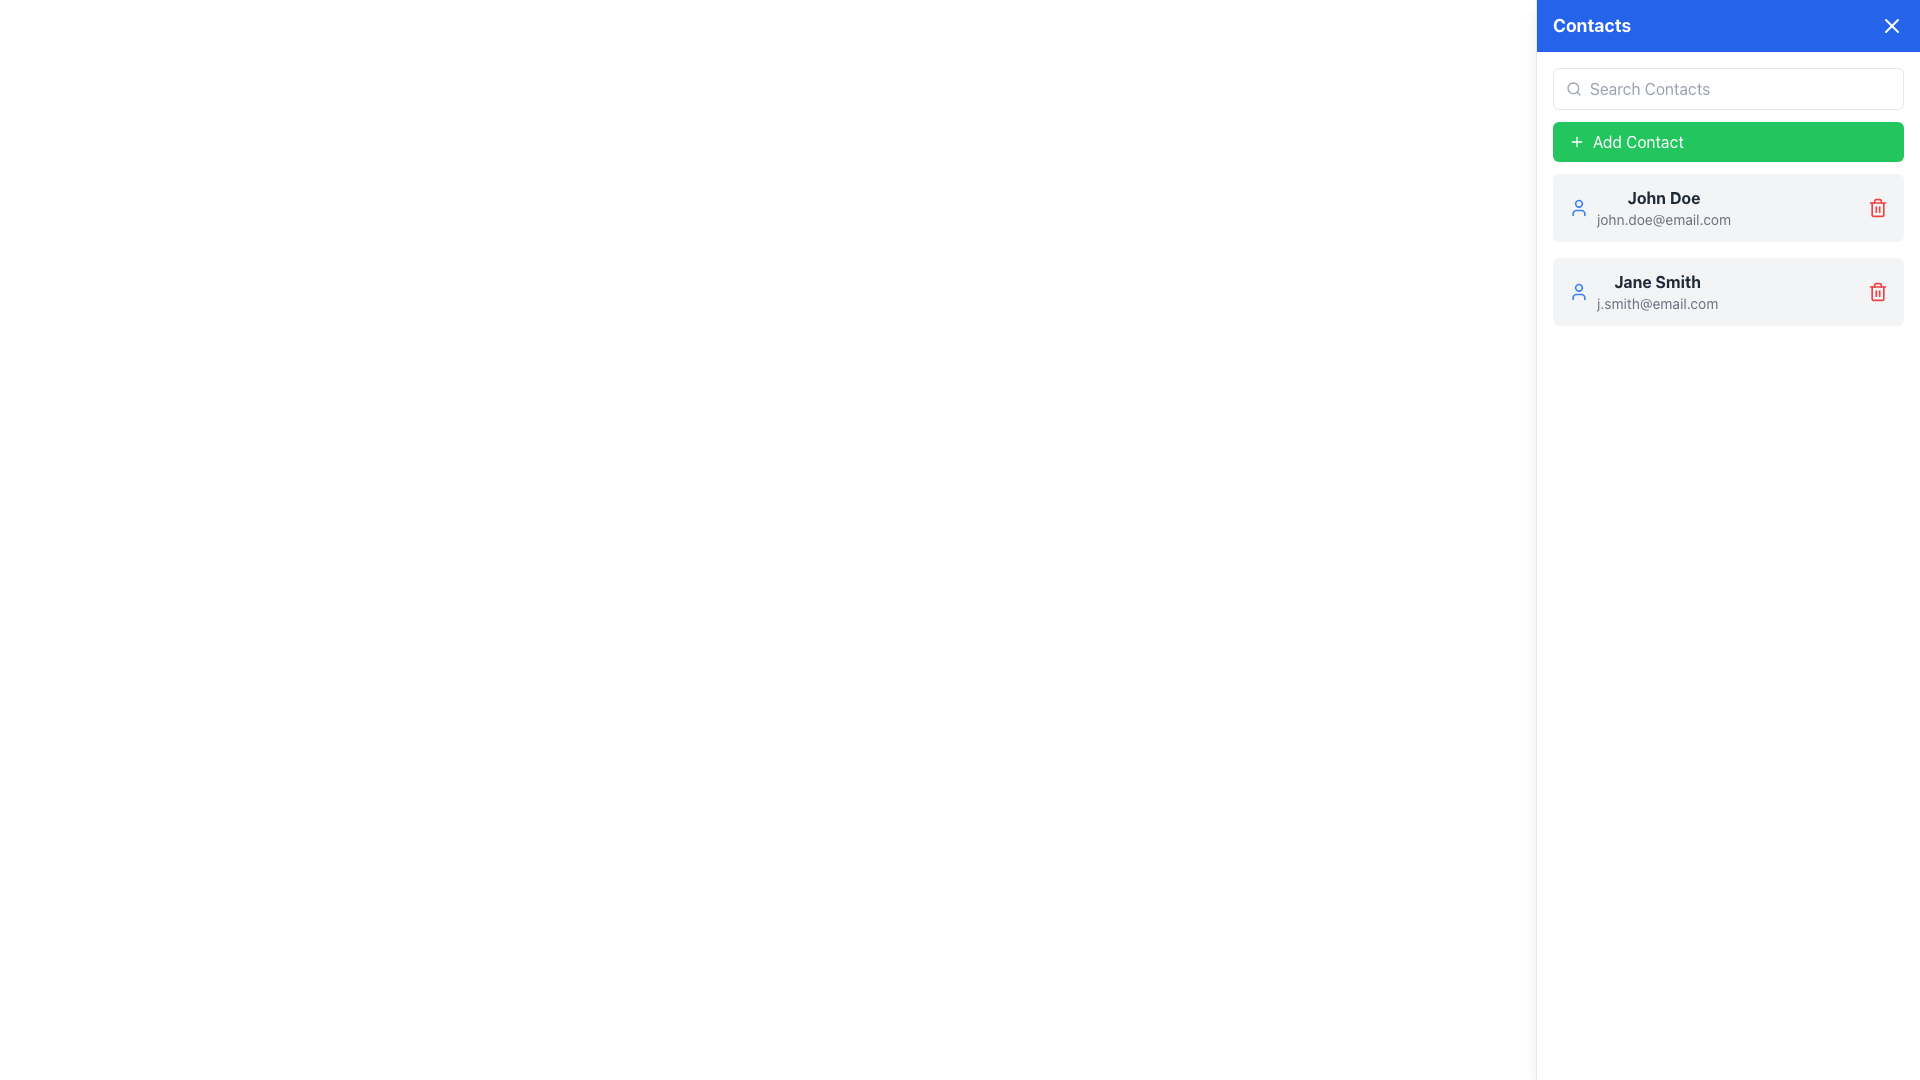  What do you see at coordinates (1578, 292) in the screenshot?
I see `the user icon for 'Jane Smith', which is a blue circular head and shoulder outline located in the user profile list` at bounding box center [1578, 292].